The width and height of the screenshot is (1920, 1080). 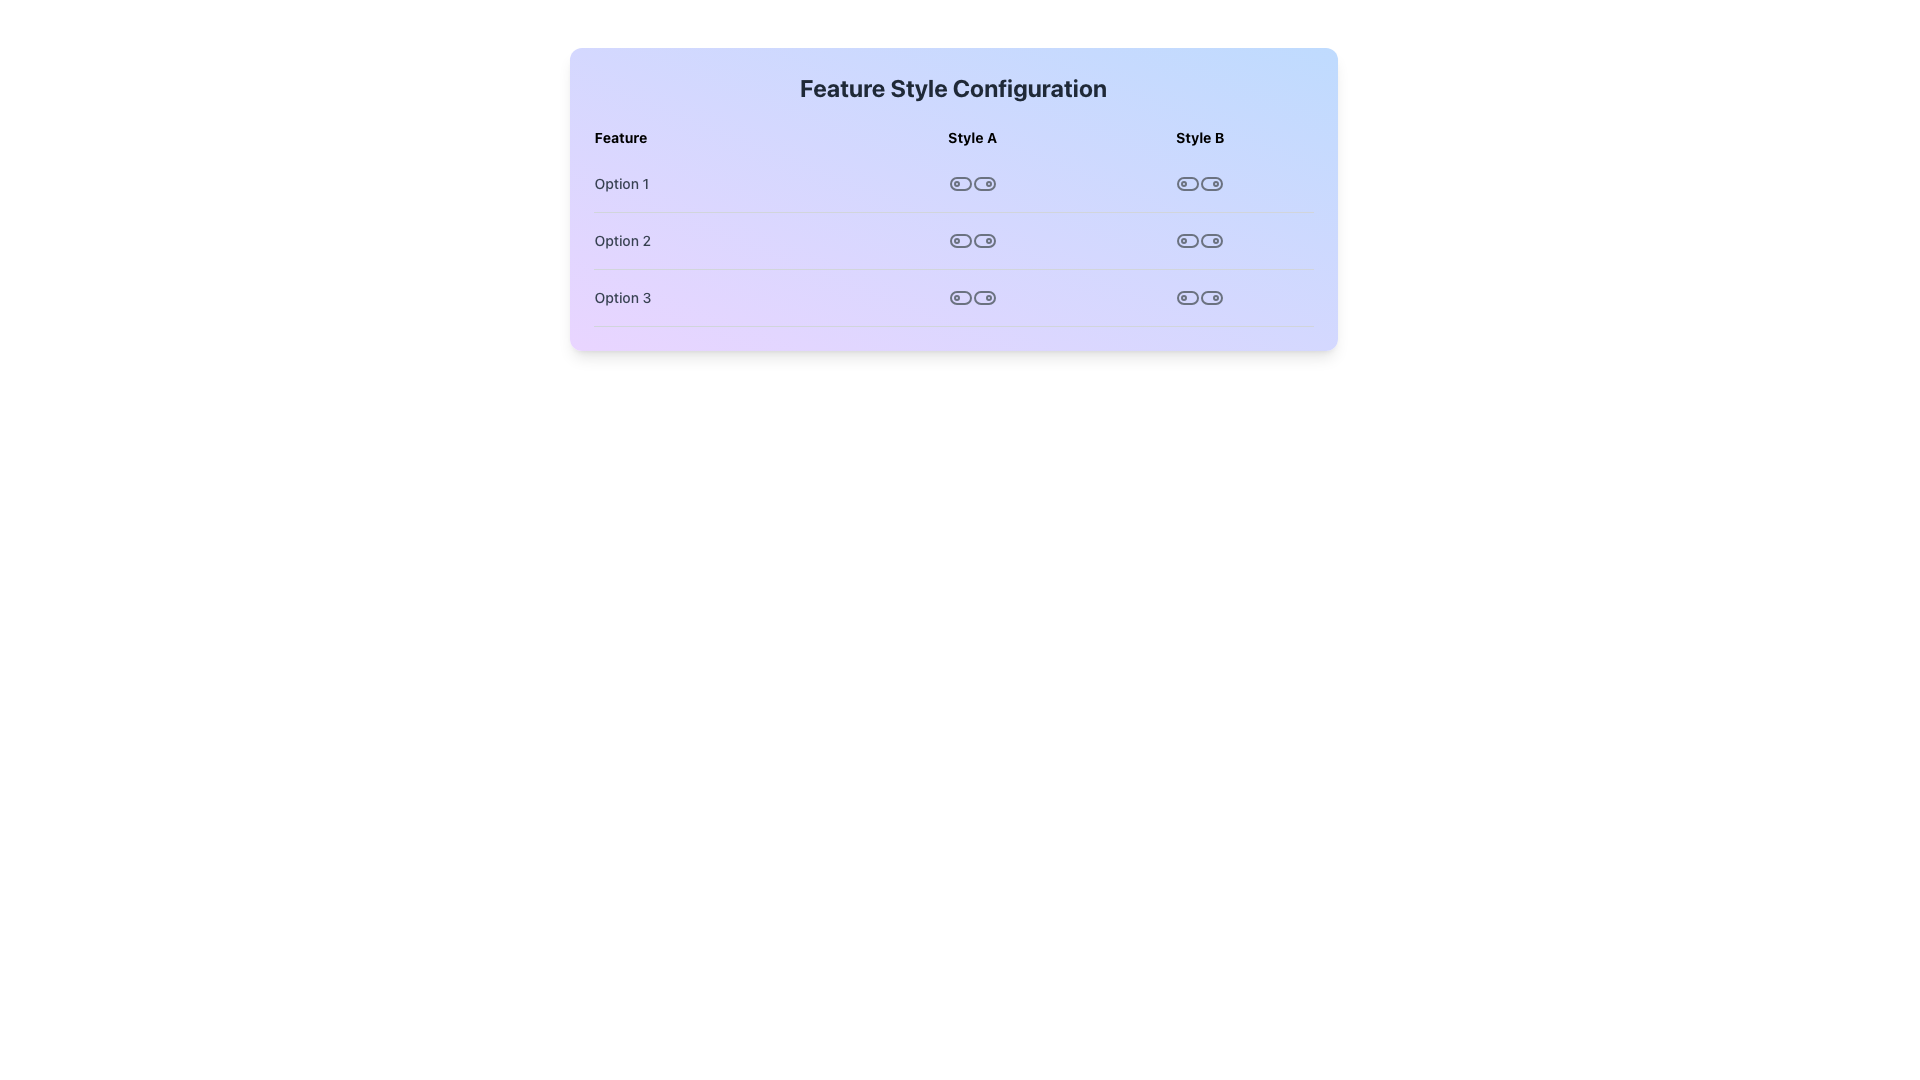 What do you see at coordinates (1200, 239) in the screenshot?
I see `the 'Style B' toggle for 'Option 2', which is the third element in the row under 'Option 2'` at bounding box center [1200, 239].